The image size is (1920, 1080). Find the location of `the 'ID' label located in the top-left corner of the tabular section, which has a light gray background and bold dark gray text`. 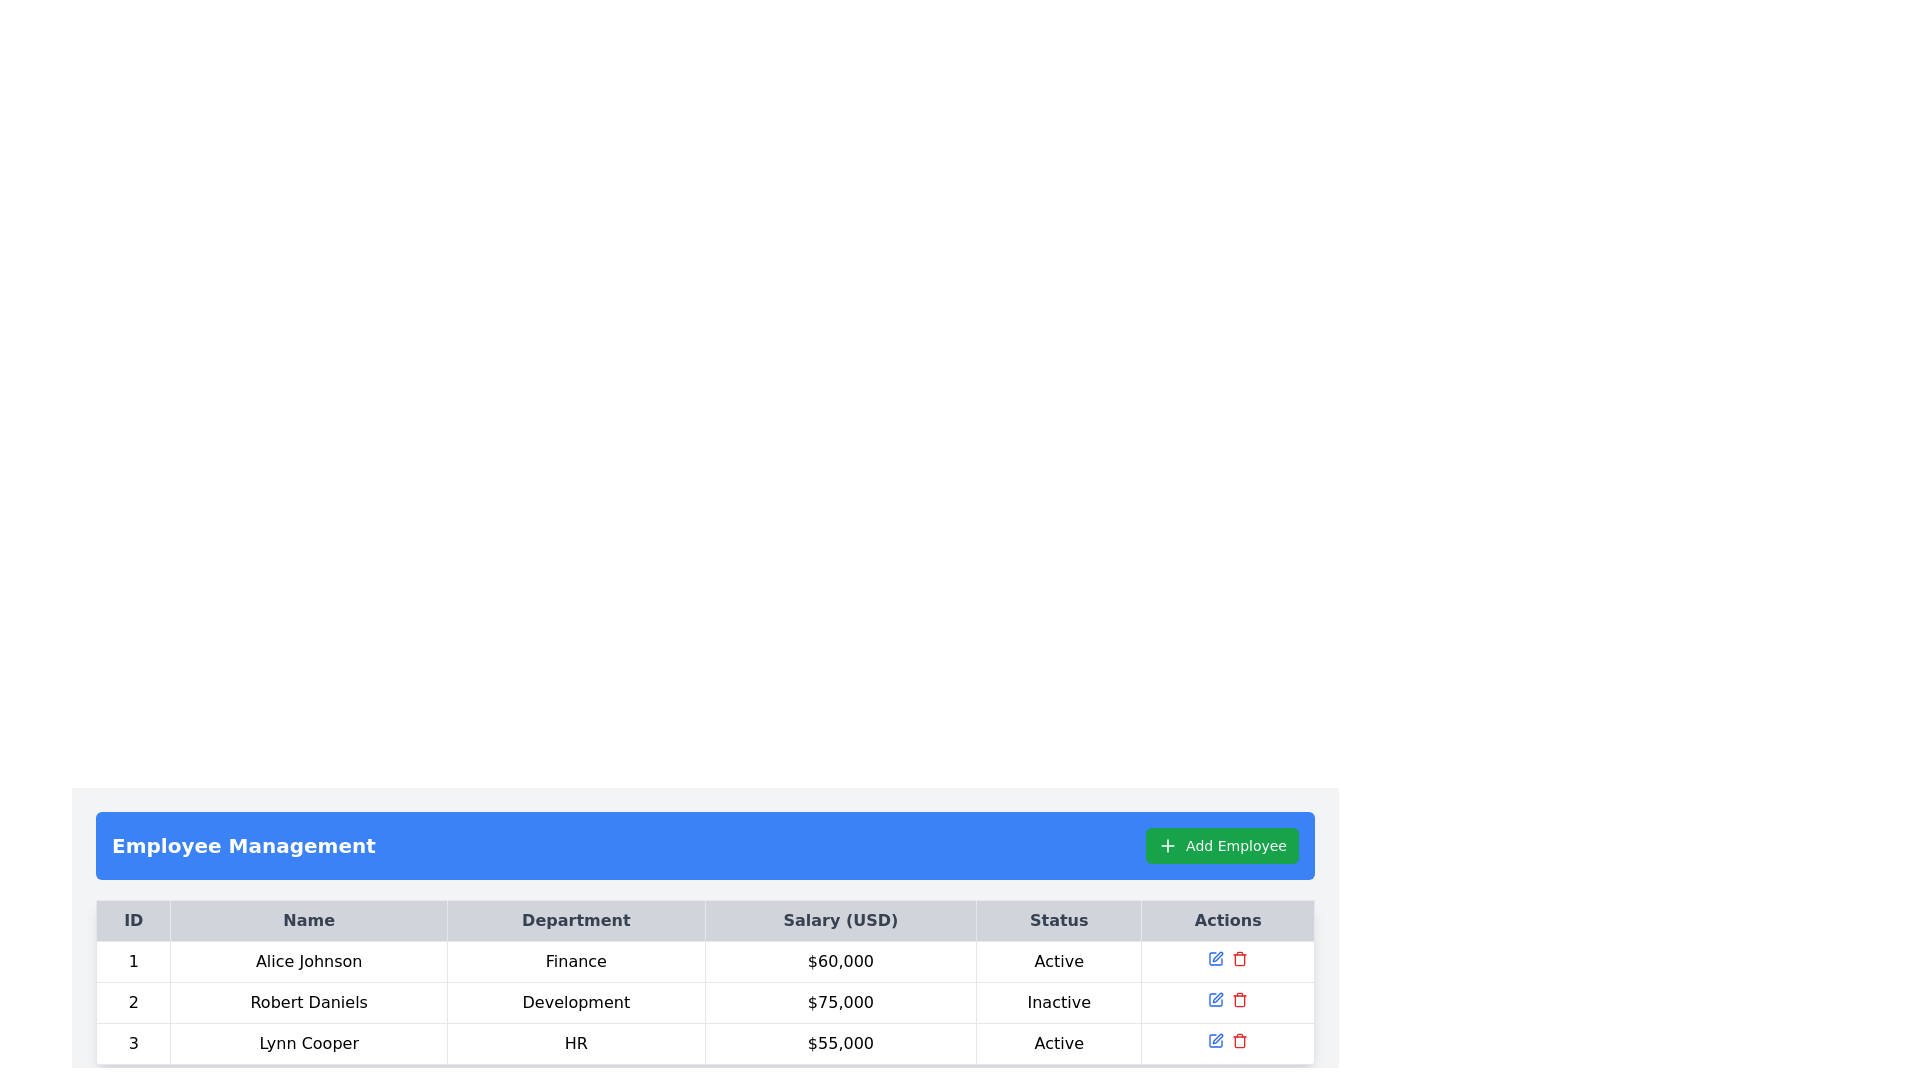

the 'ID' label located in the top-left corner of the tabular section, which has a light gray background and bold dark gray text is located at coordinates (132, 921).